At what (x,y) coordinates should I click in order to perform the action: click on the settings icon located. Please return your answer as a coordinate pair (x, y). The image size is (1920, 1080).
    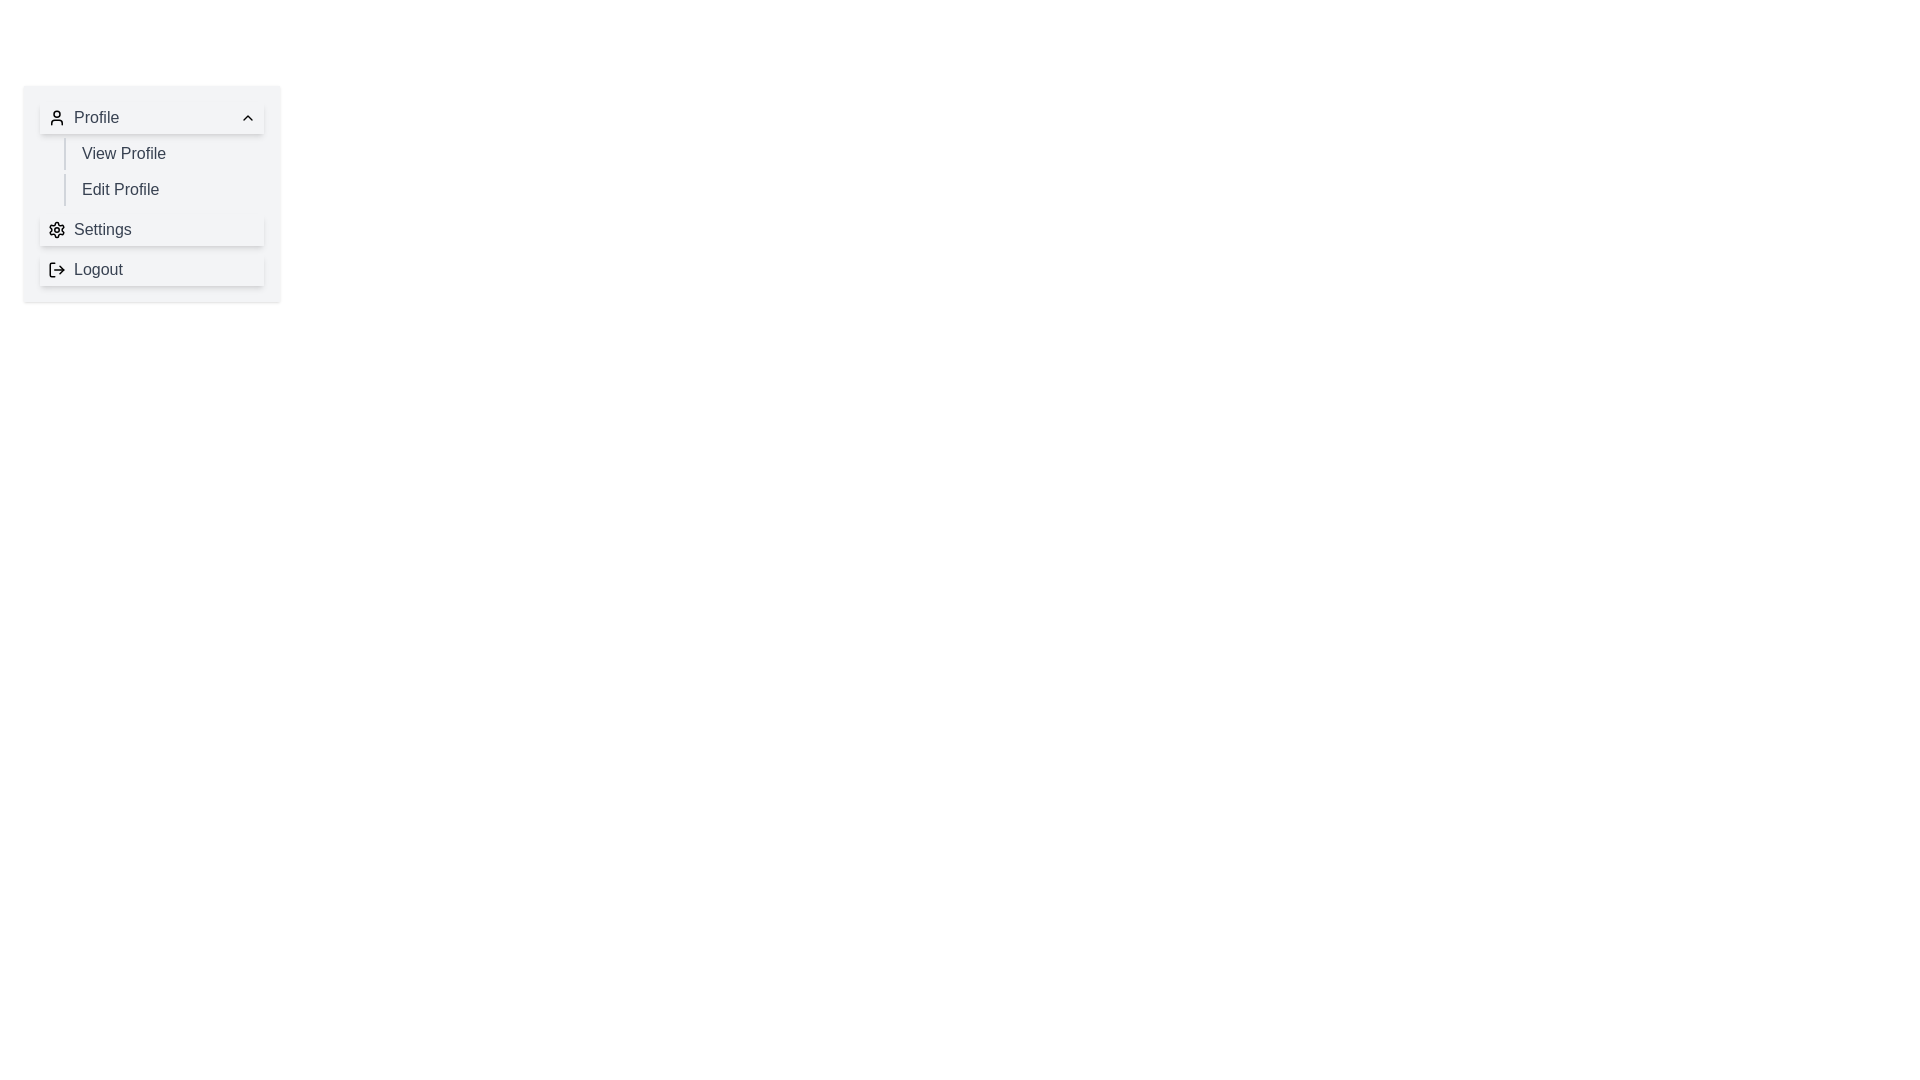
    Looking at the image, I should click on (57, 229).